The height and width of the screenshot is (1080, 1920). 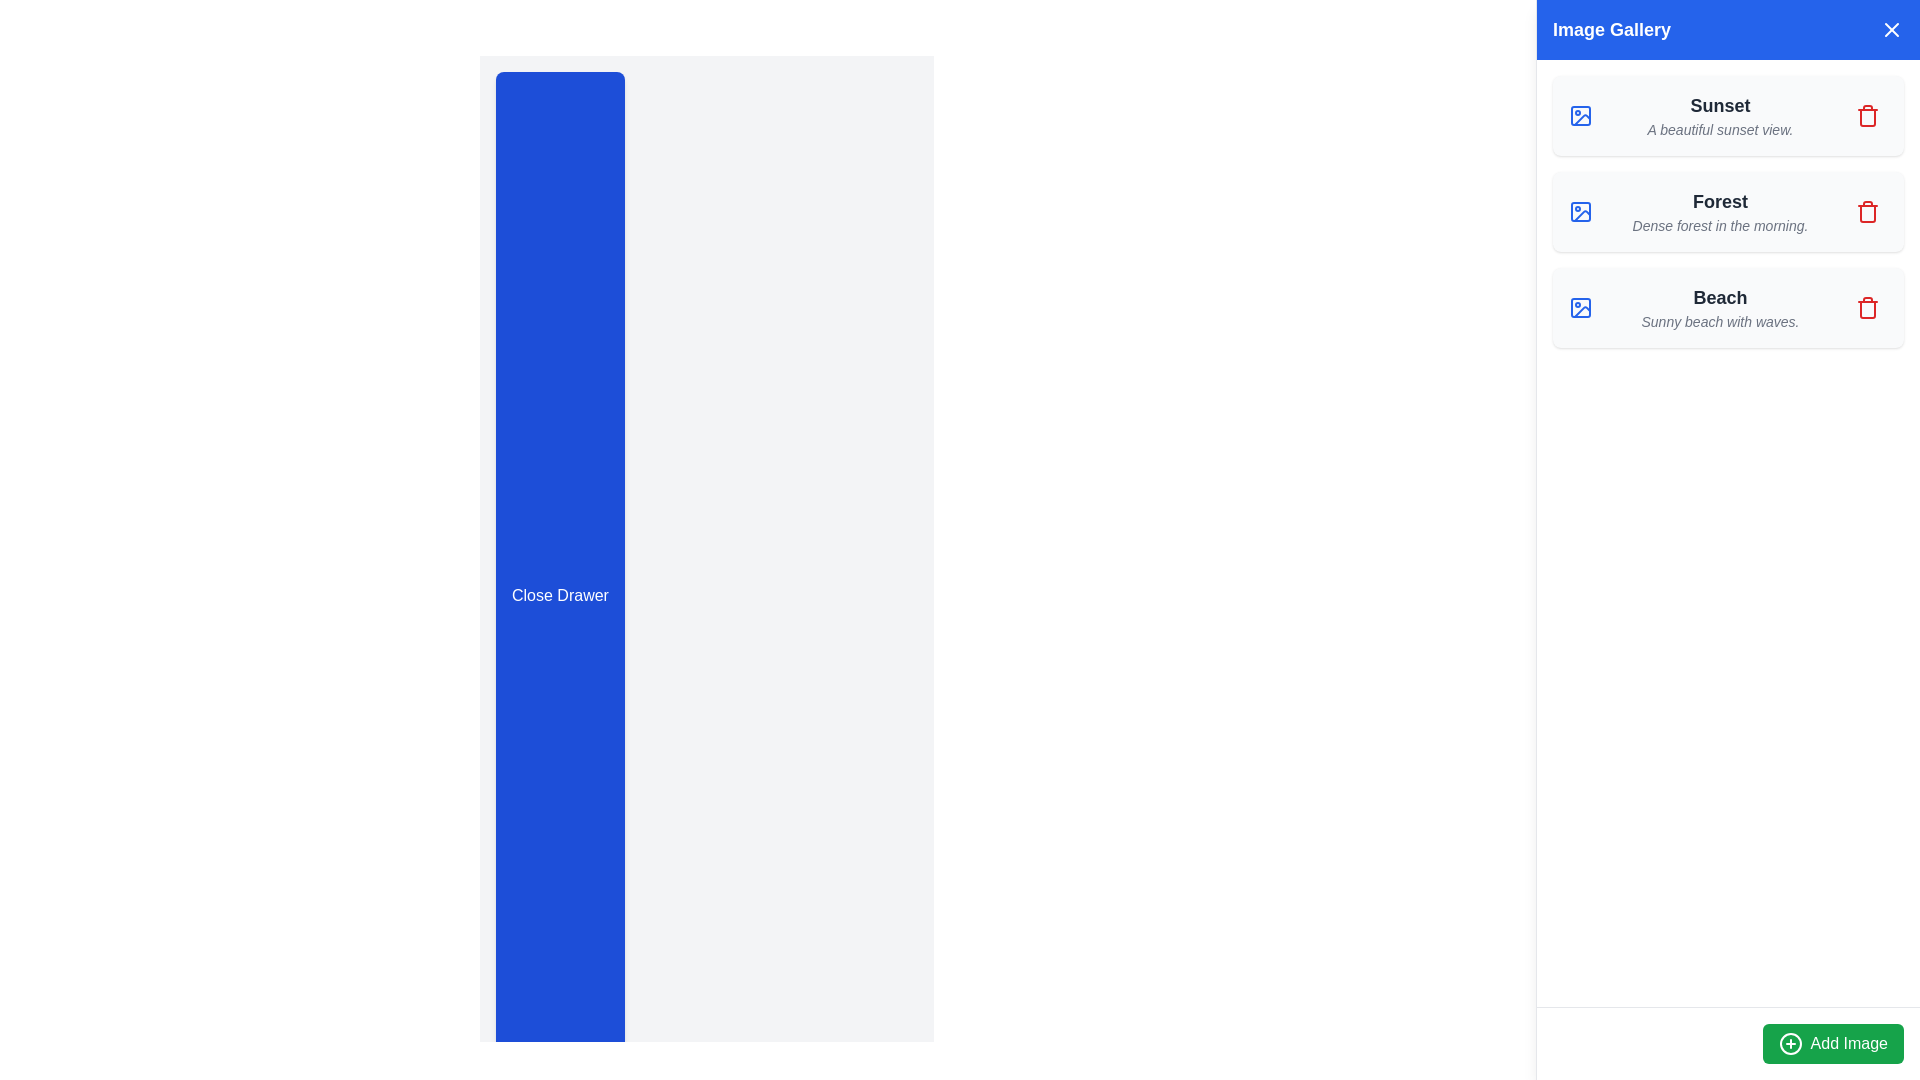 I want to click on the Text Label that displays information about 'Beach', located in the 'Image Gallery' section below 'Sunset' and 'Forest', to the right of an icon and left of a delete button, so click(x=1719, y=308).